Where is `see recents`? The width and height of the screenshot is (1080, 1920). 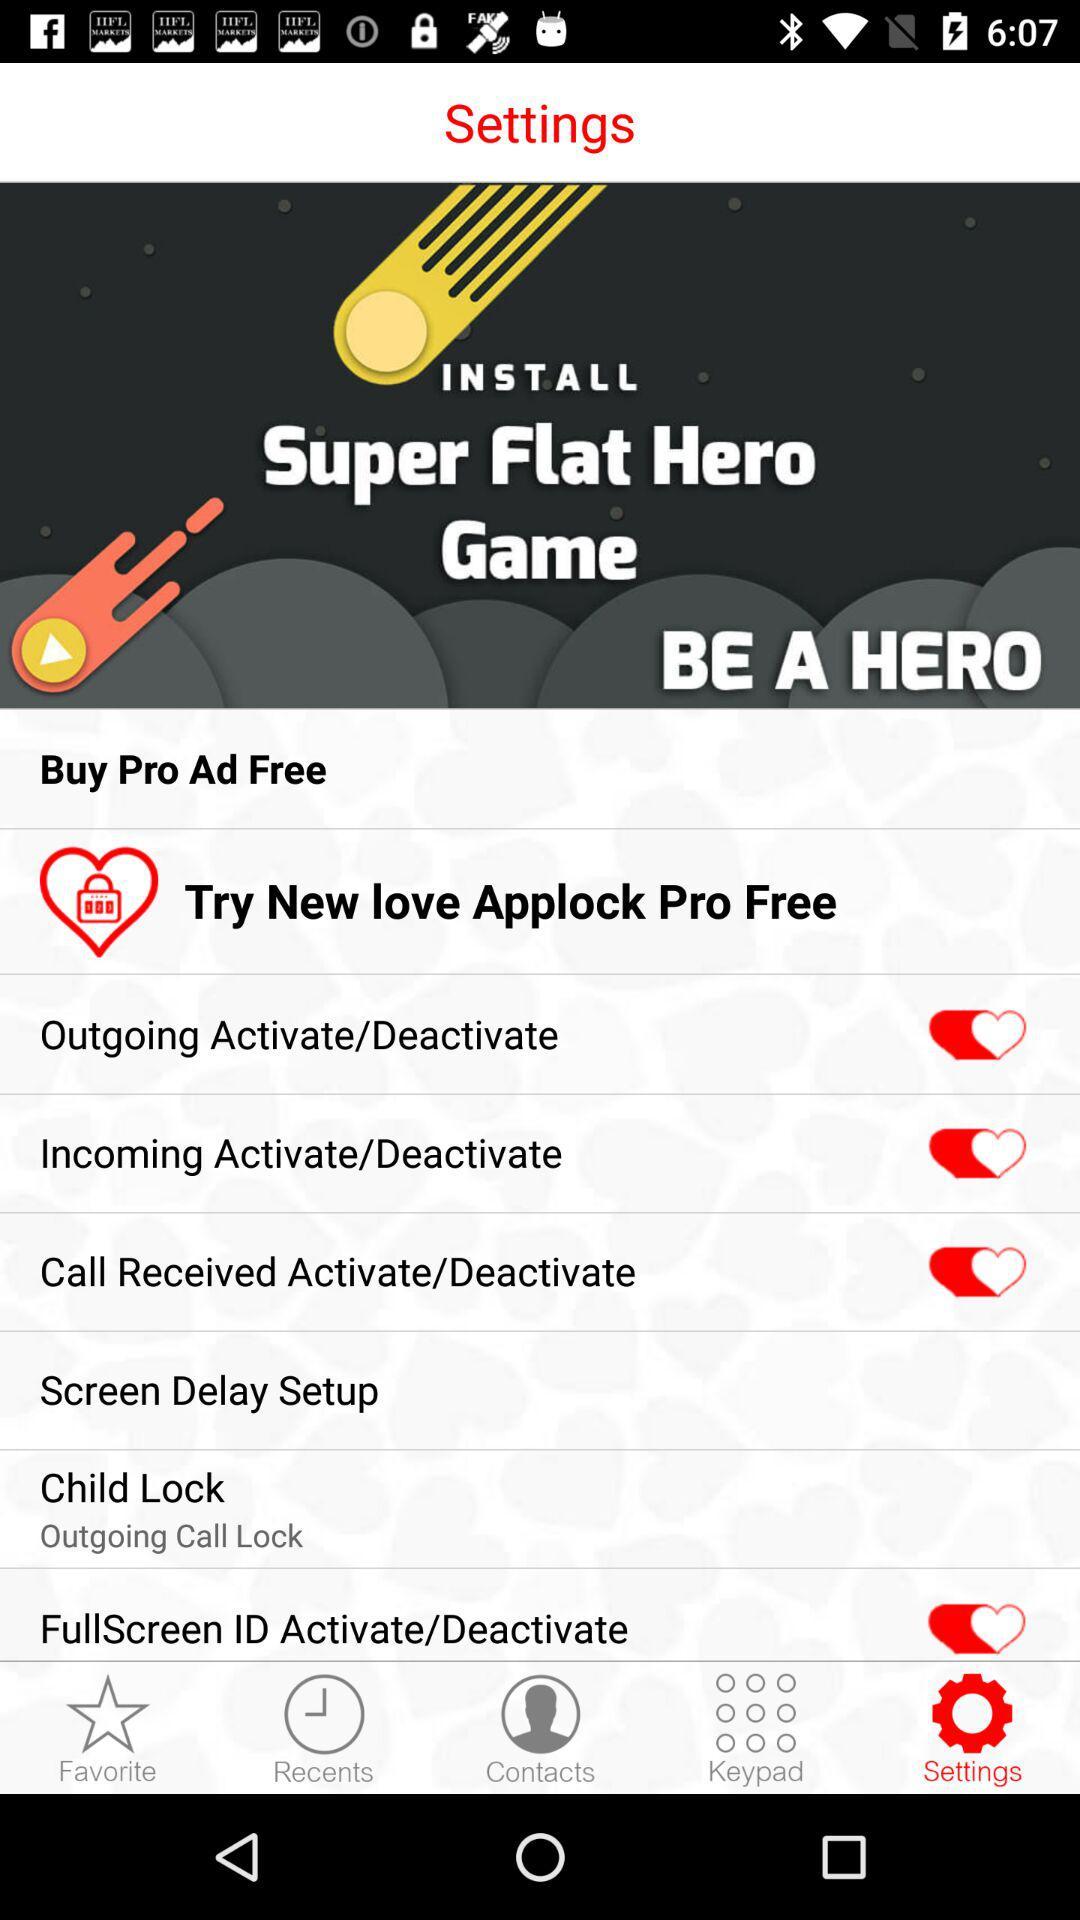
see recents is located at coordinates (323, 1728).